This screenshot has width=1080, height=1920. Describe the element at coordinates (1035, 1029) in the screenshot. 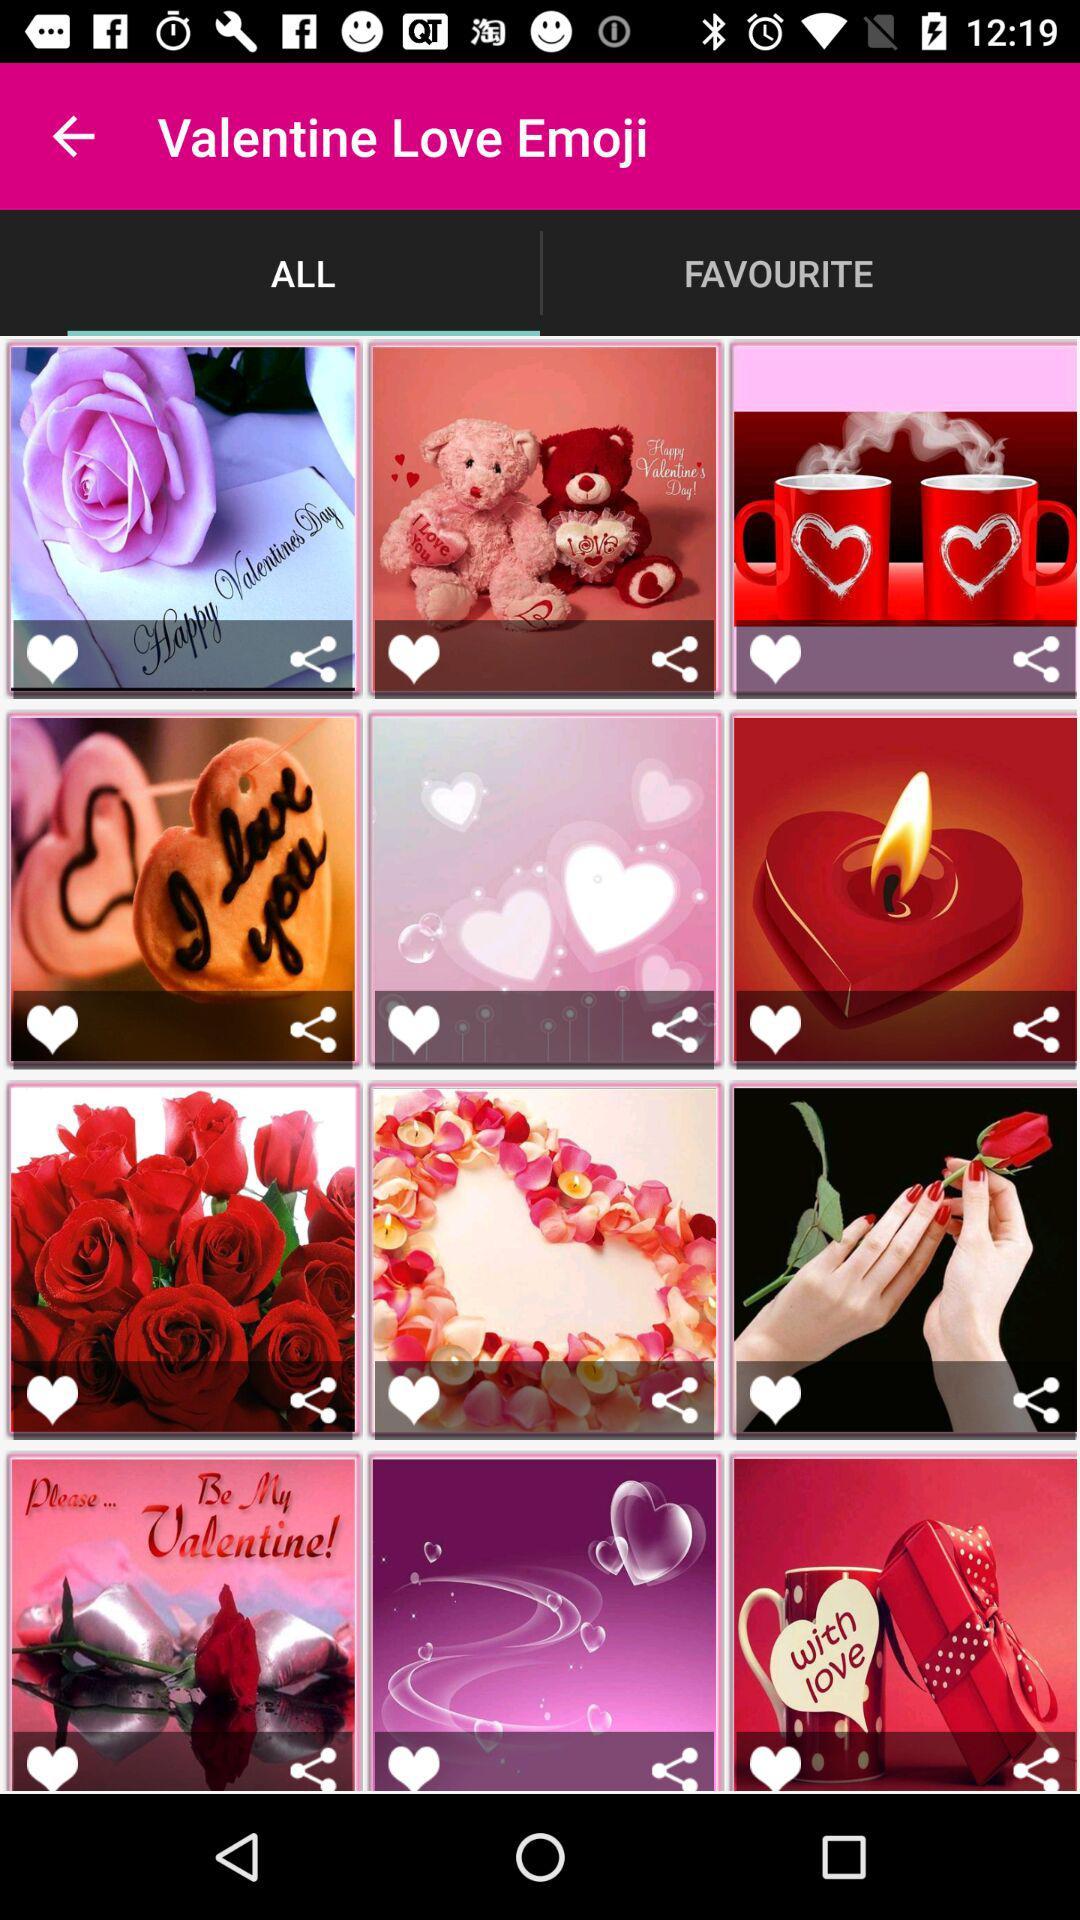

I see `share the image` at that location.